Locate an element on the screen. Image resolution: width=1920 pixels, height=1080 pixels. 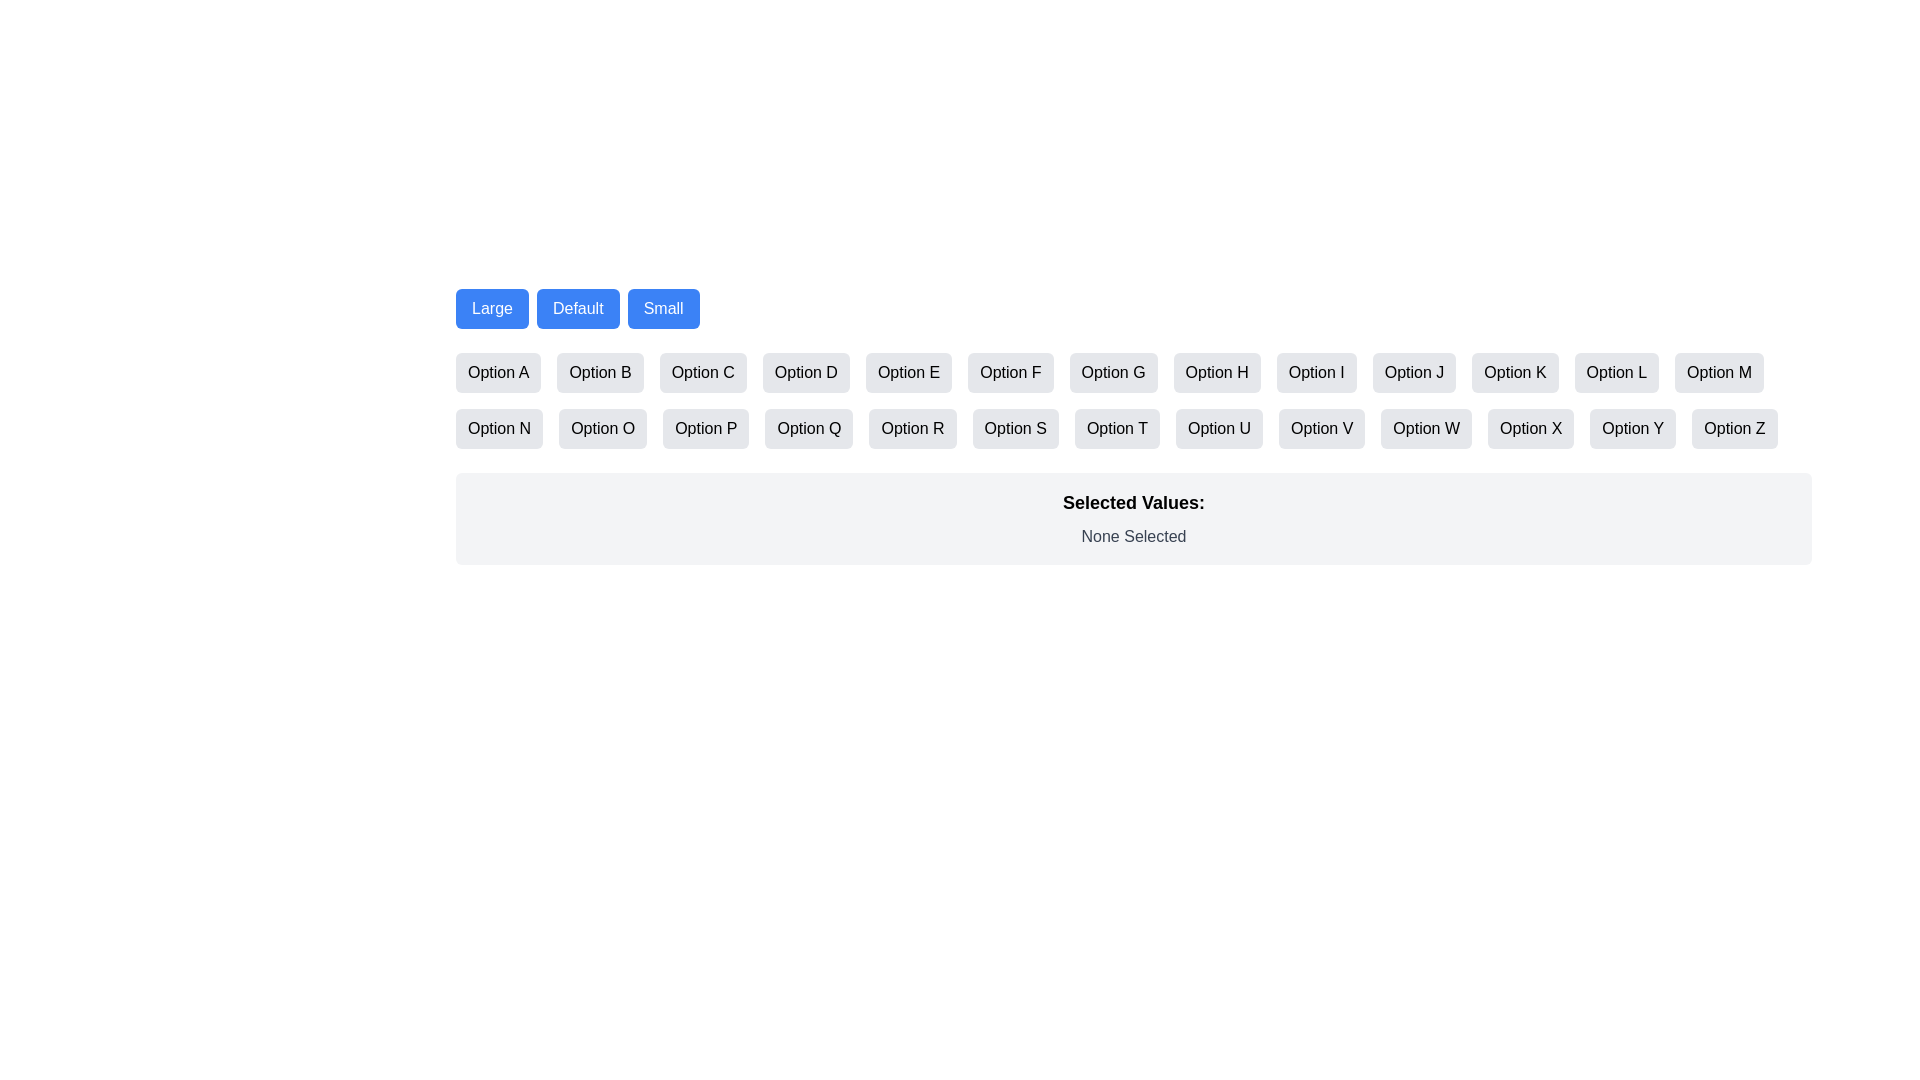
the button labeled 'Option A' is located at coordinates (498, 373).